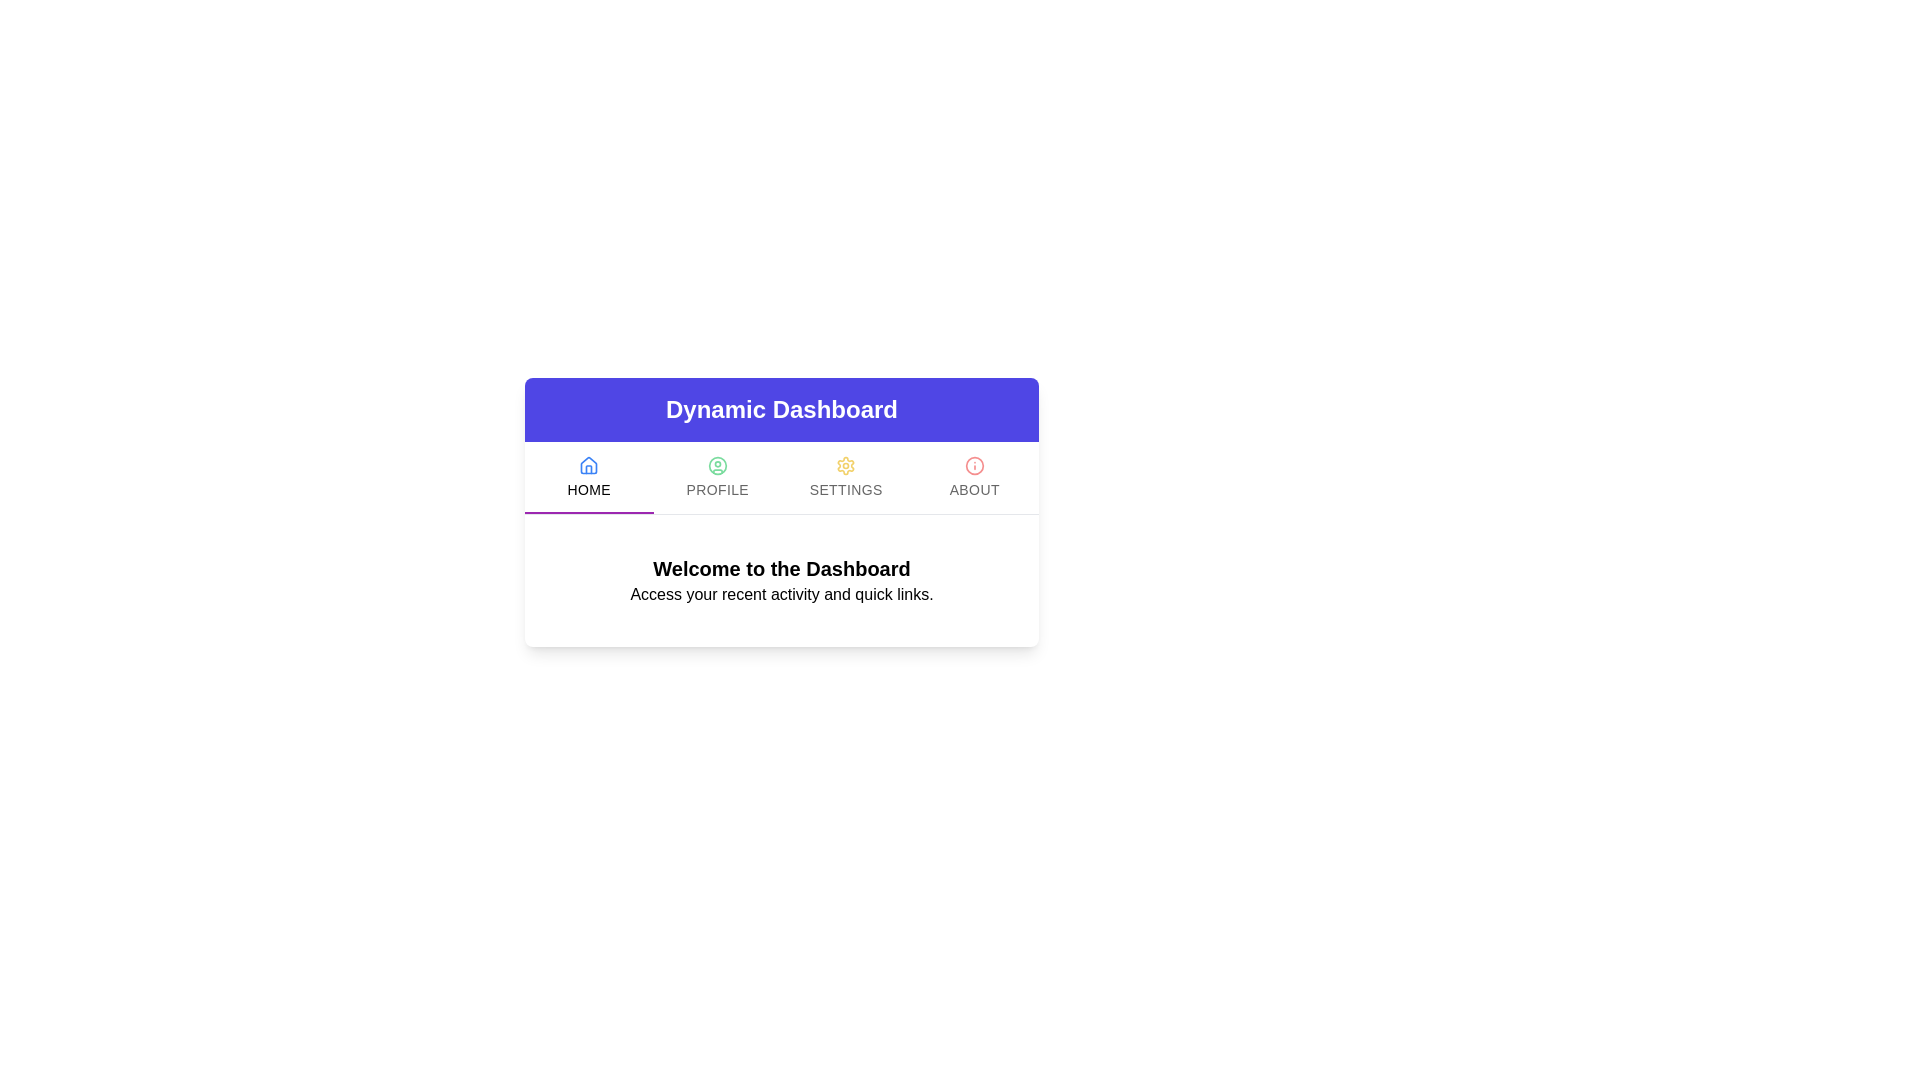 The image size is (1920, 1080). What do you see at coordinates (588, 512) in the screenshot?
I see `the visual indicator (tab active marker) located directly below the 'Home' tab in the navigation bar` at bounding box center [588, 512].